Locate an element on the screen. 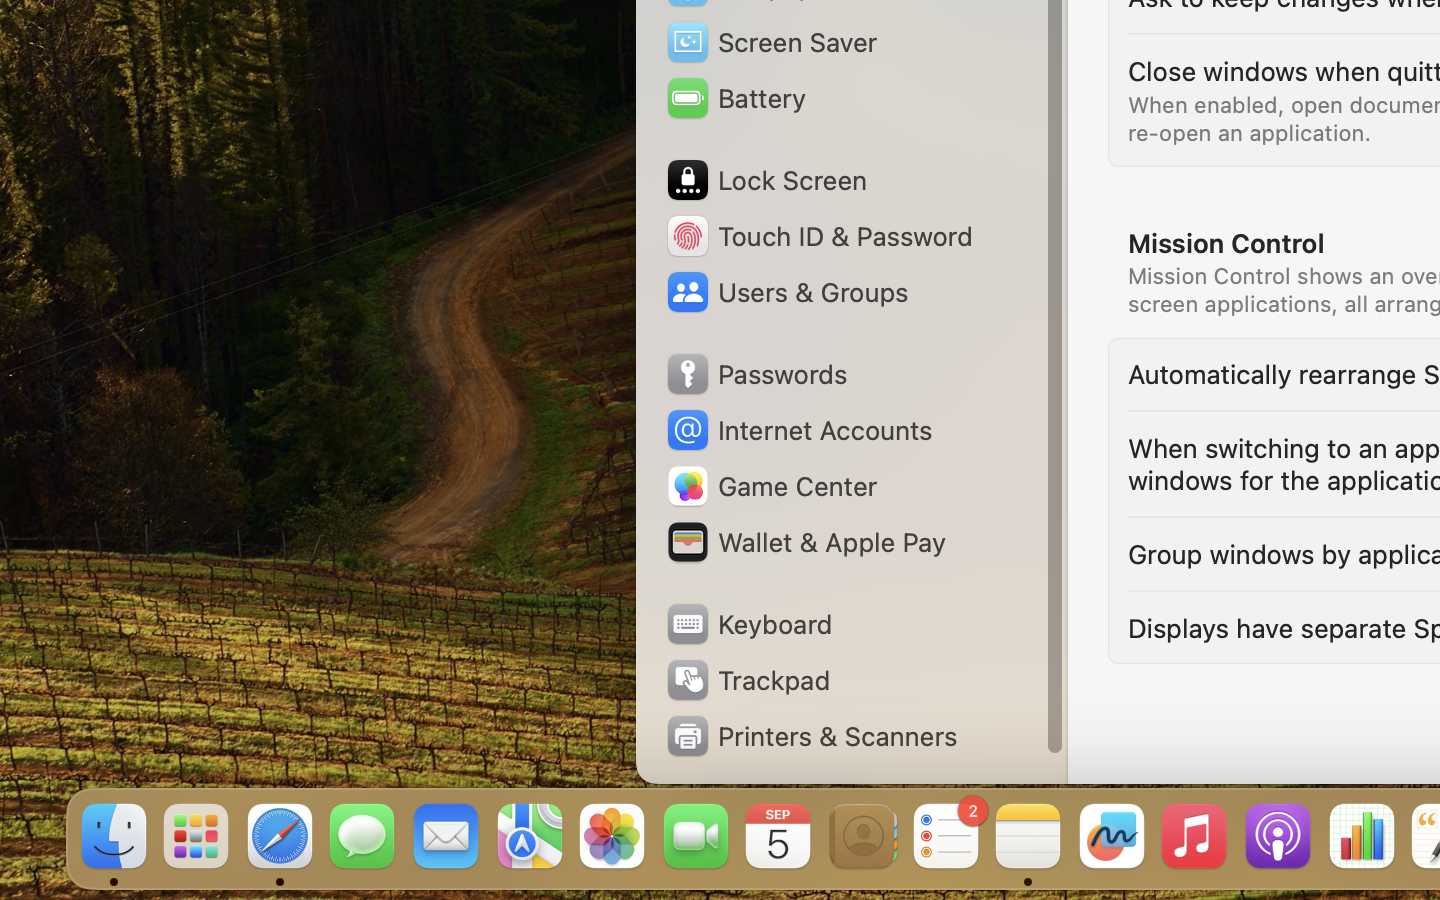 The image size is (1440, 900). 'Trackpad' is located at coordinates (746, 679).